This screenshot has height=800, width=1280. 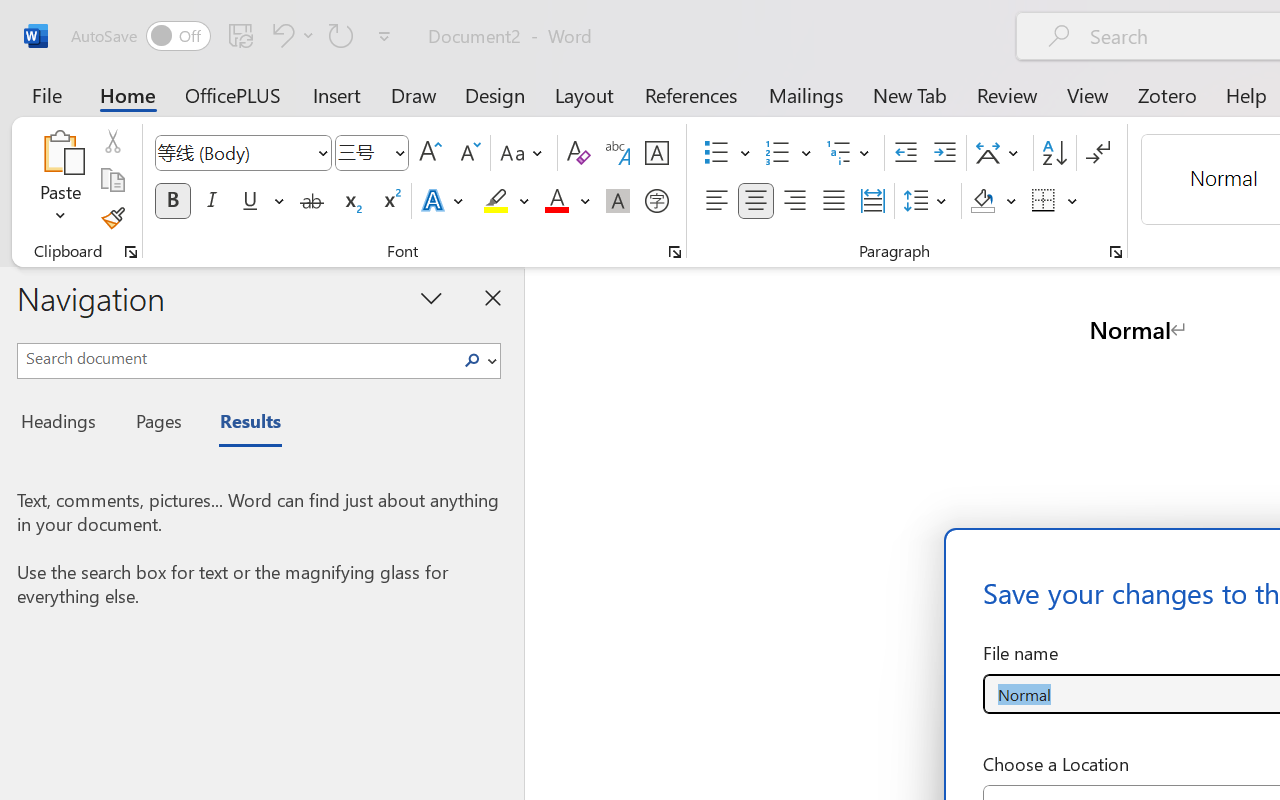 I want to click on 'Customize Quick Access Toolbar', so click(x=384, y=35).